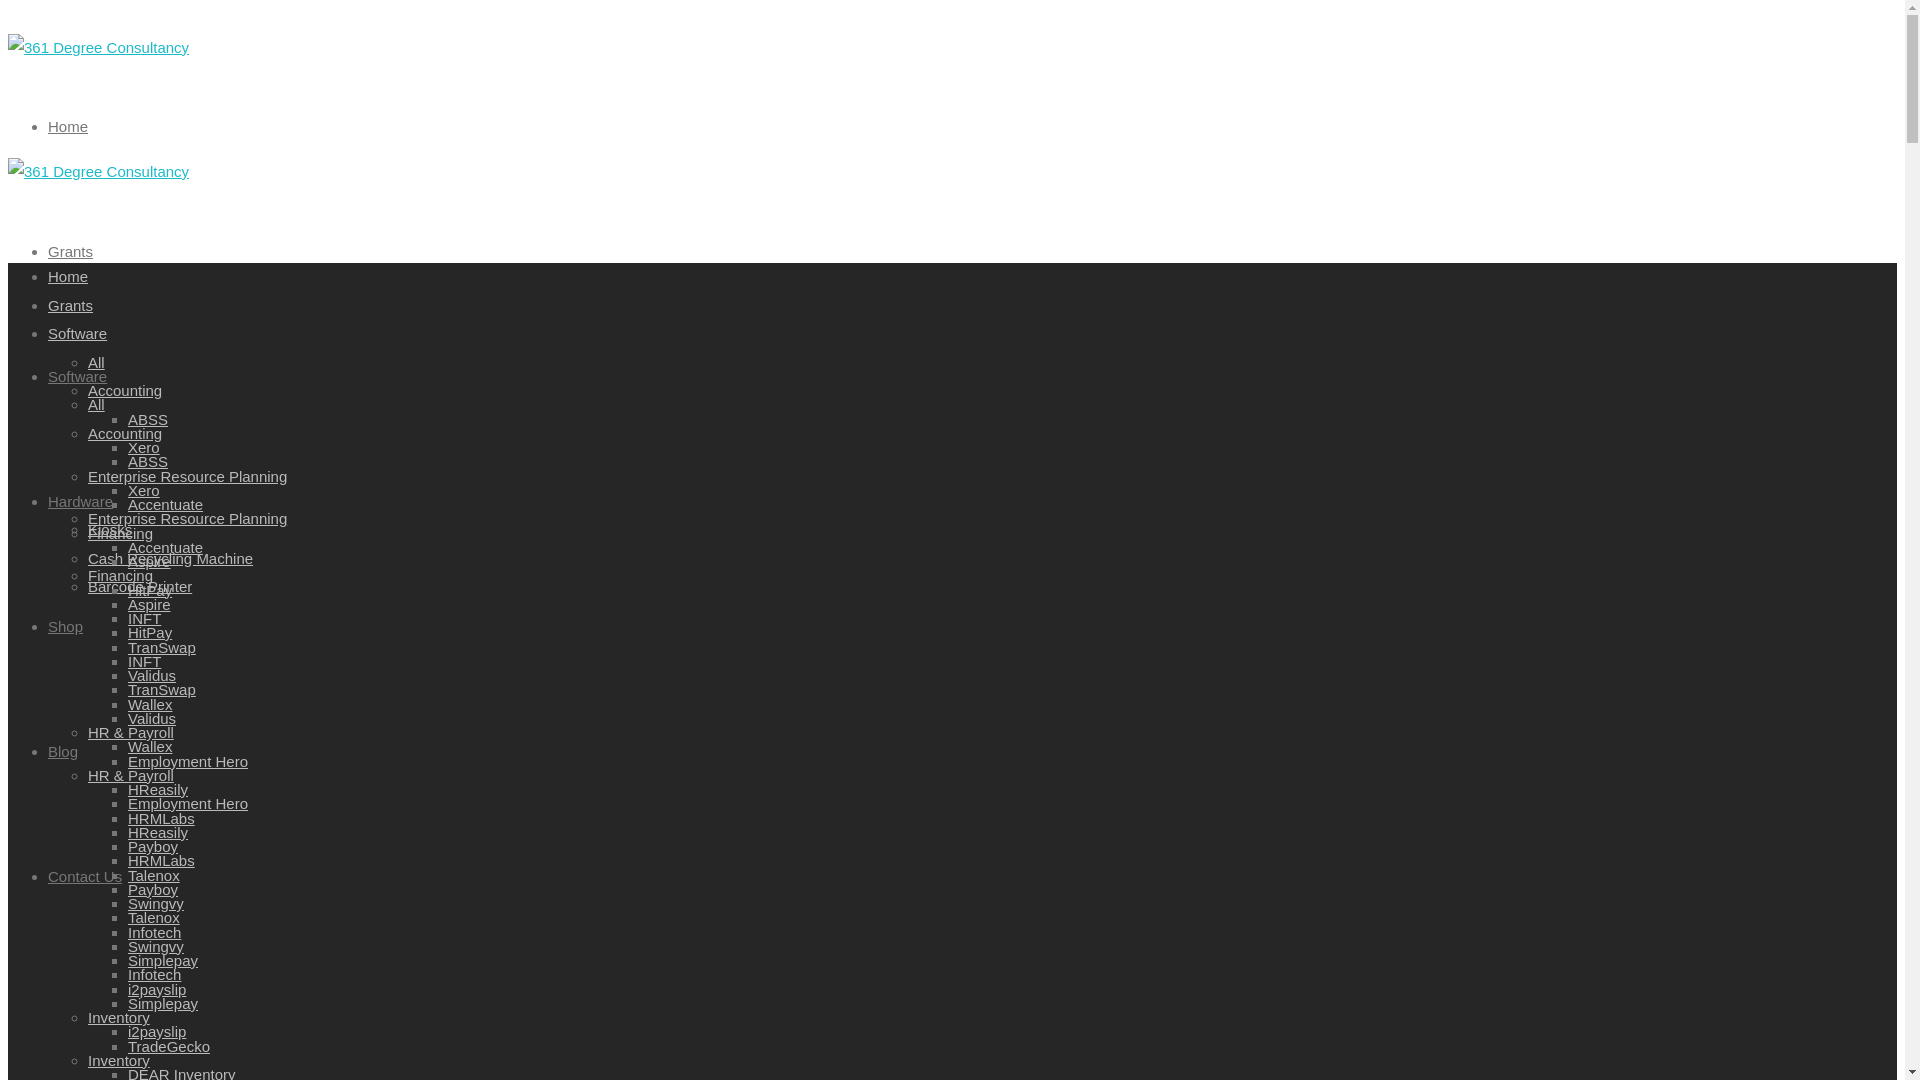  Describe the element at coordinates (127, 973) in the screenshot. I see `'Infotech'` at that location.